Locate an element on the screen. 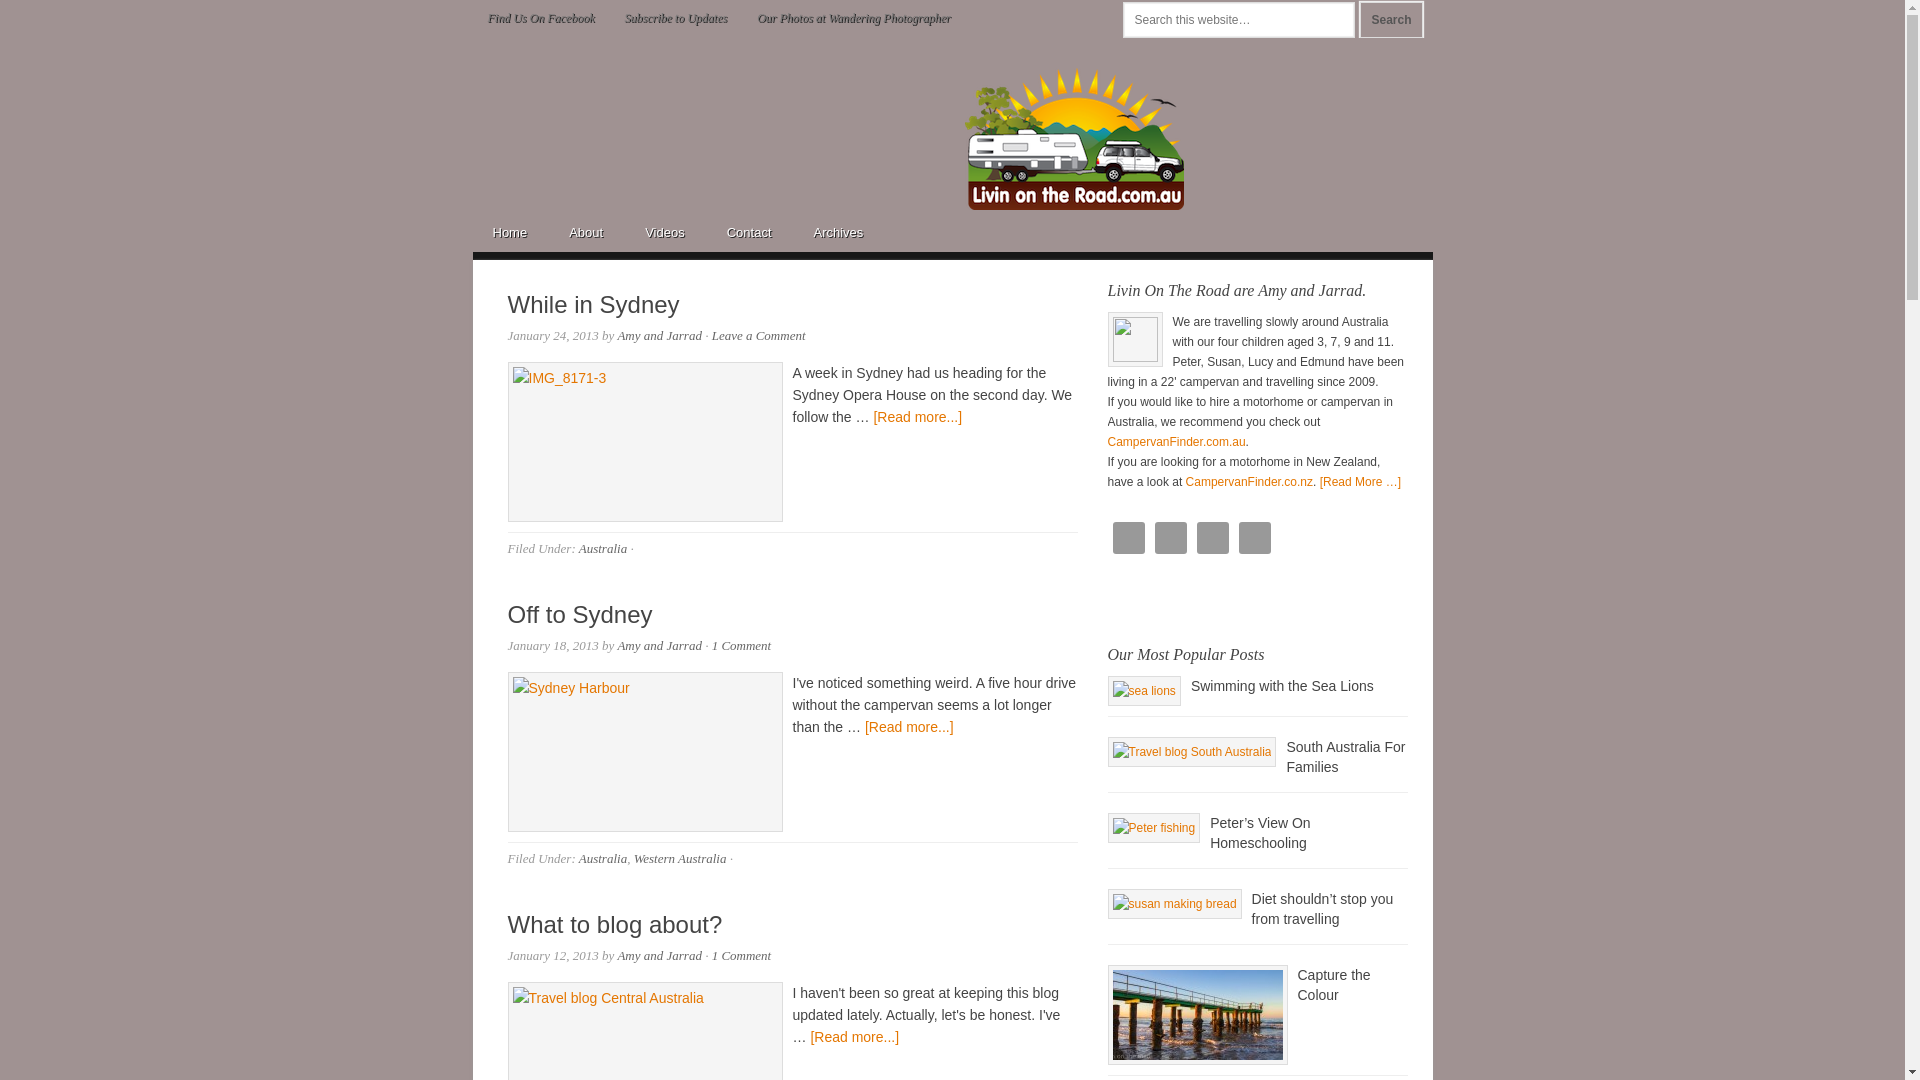 The width and height of the screenshot is (1920, 1080). 'Facebook' is located at coordinates (1170, 536).